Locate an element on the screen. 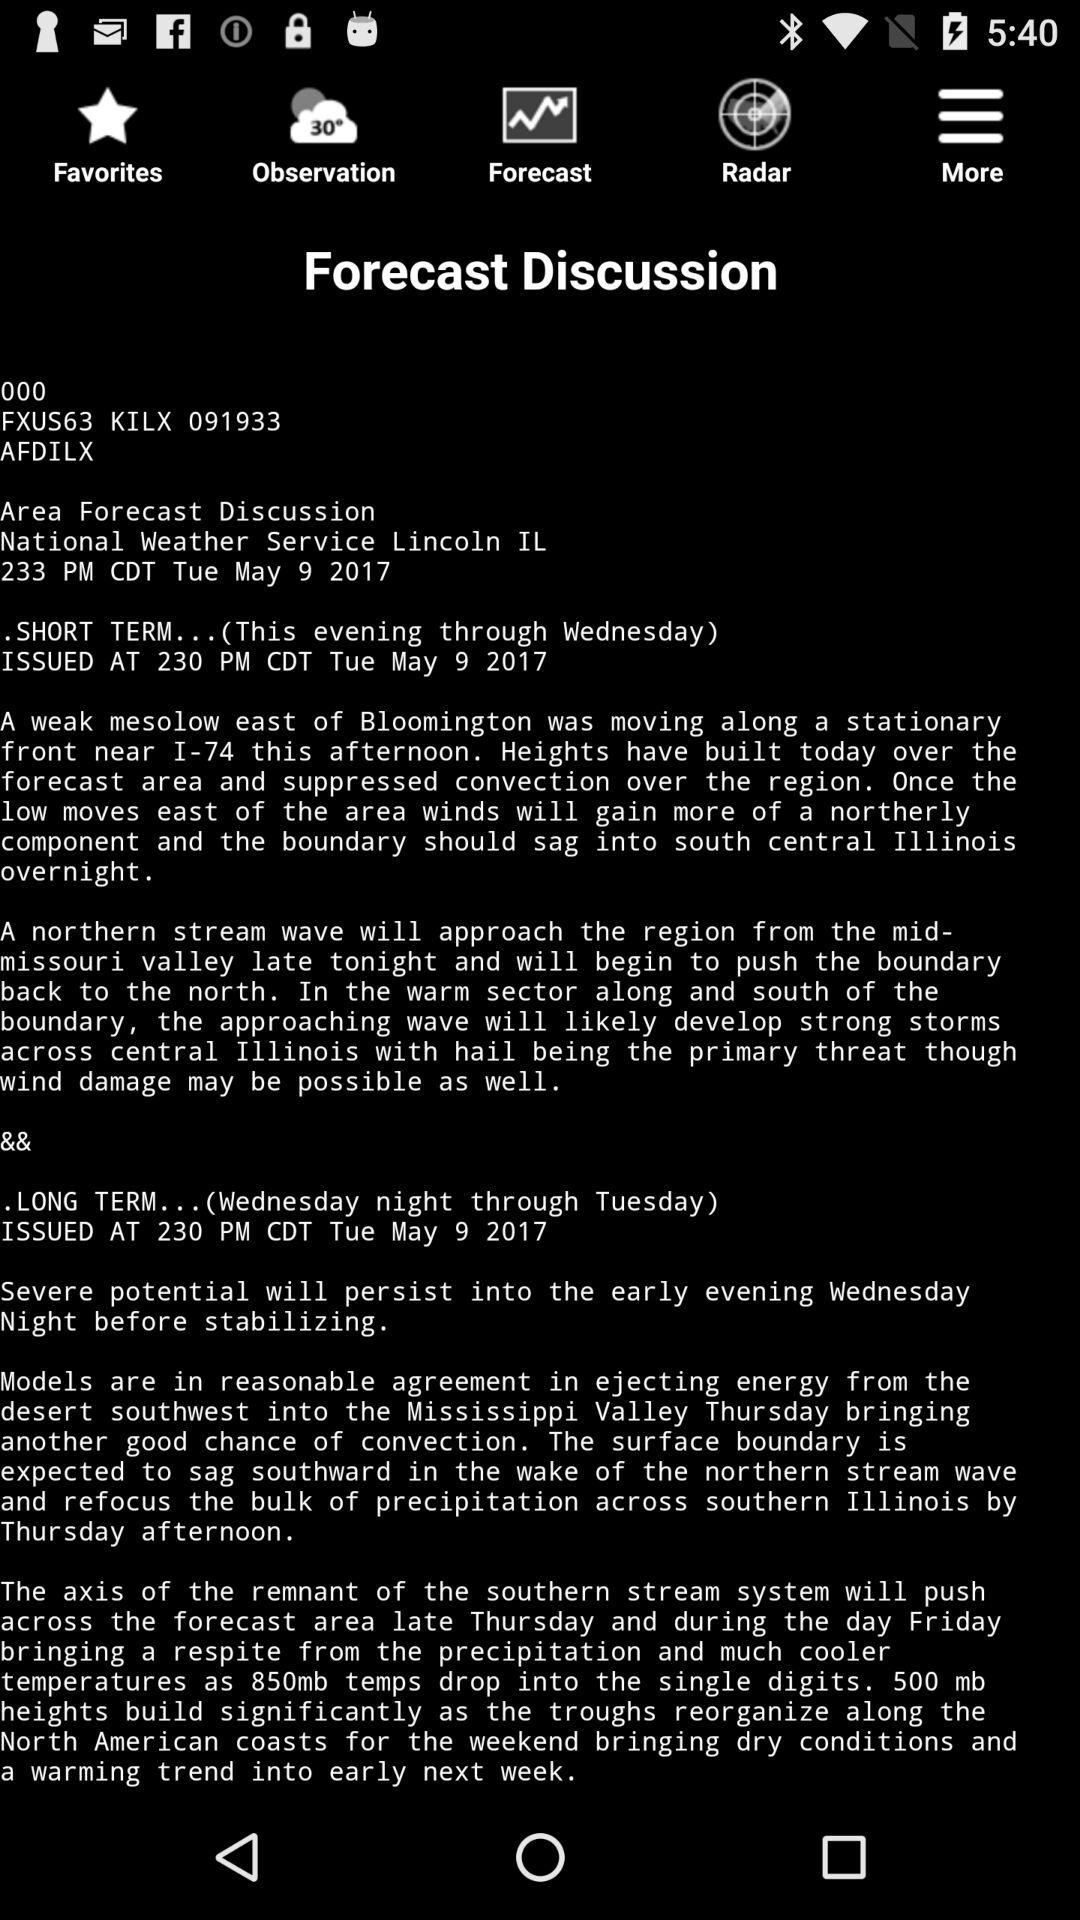 The width and height of the screenshot is (1080, 1920). observation icon is located at coordinates (323, 124).